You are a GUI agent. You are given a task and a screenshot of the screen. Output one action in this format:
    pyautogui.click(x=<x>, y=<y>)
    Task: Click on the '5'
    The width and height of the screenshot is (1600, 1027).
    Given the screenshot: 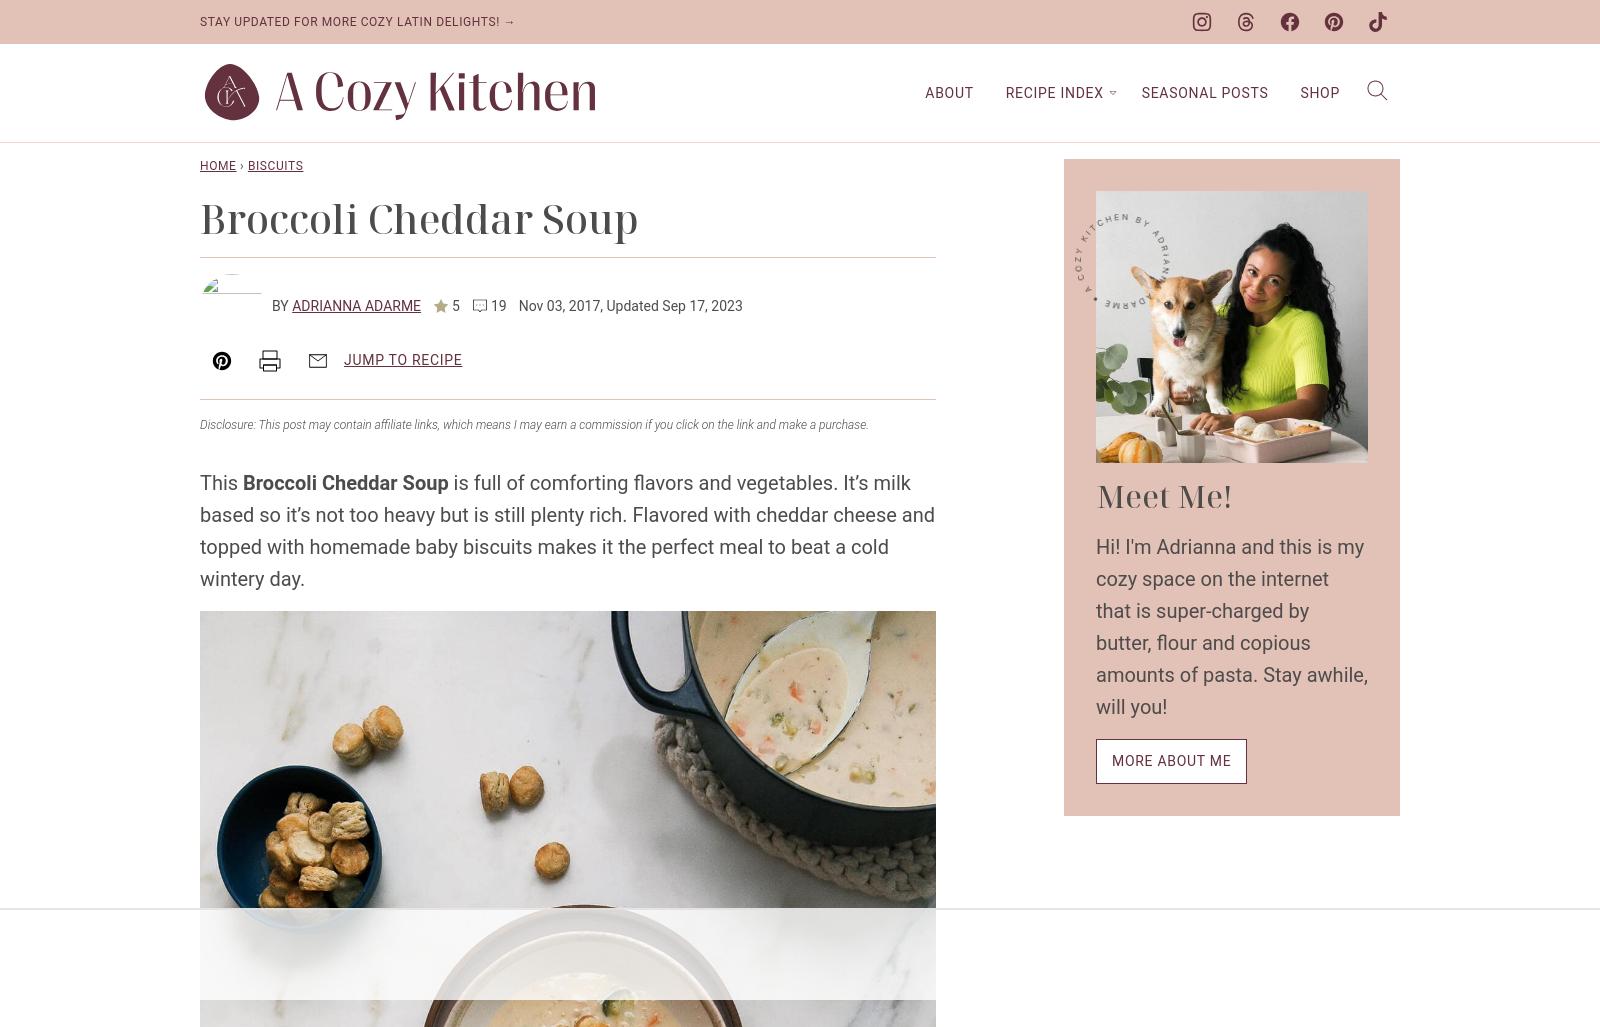 What is the action you would take?
    pyautogui.click(x=450, y=304)
    